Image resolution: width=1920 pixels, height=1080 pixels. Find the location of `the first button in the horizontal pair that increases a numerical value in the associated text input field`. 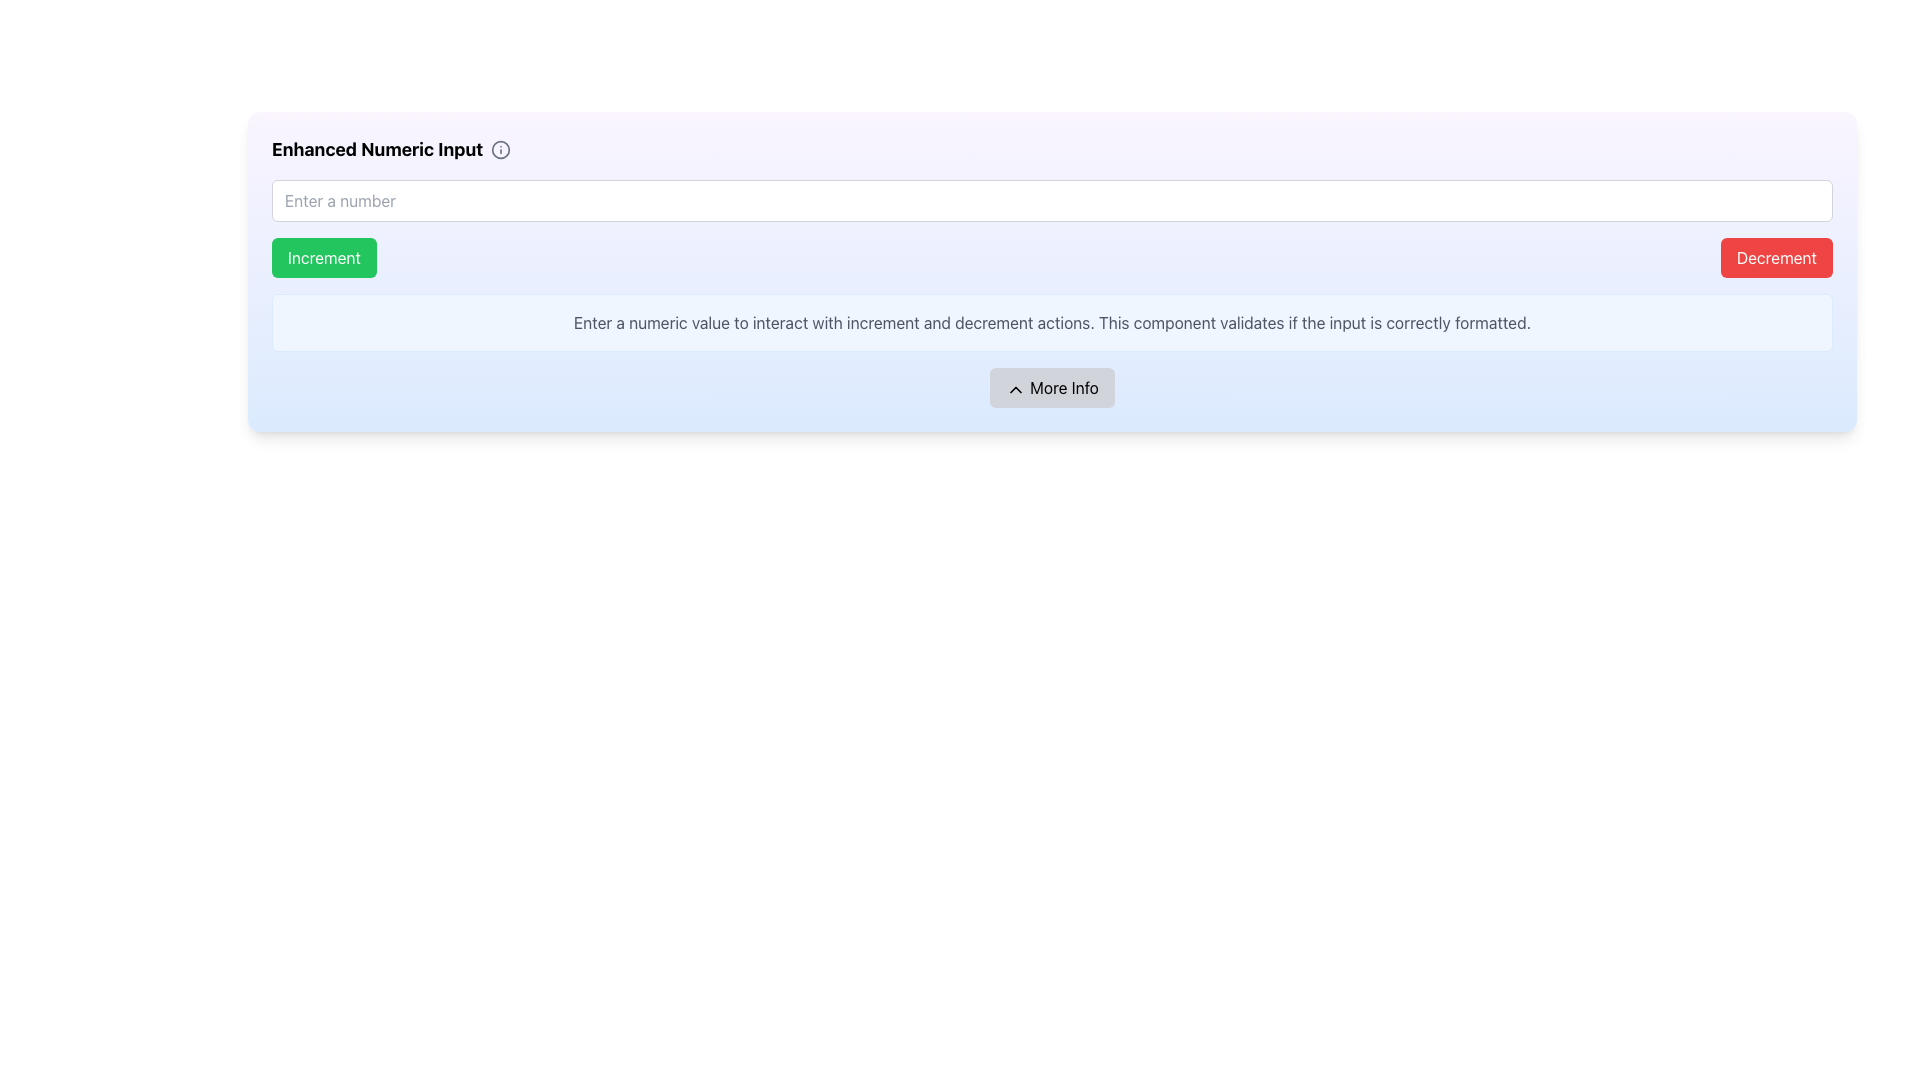

the first button in the horizontal pair that increases a numerical value in the associated text input field is located at coordinates (324, 257).